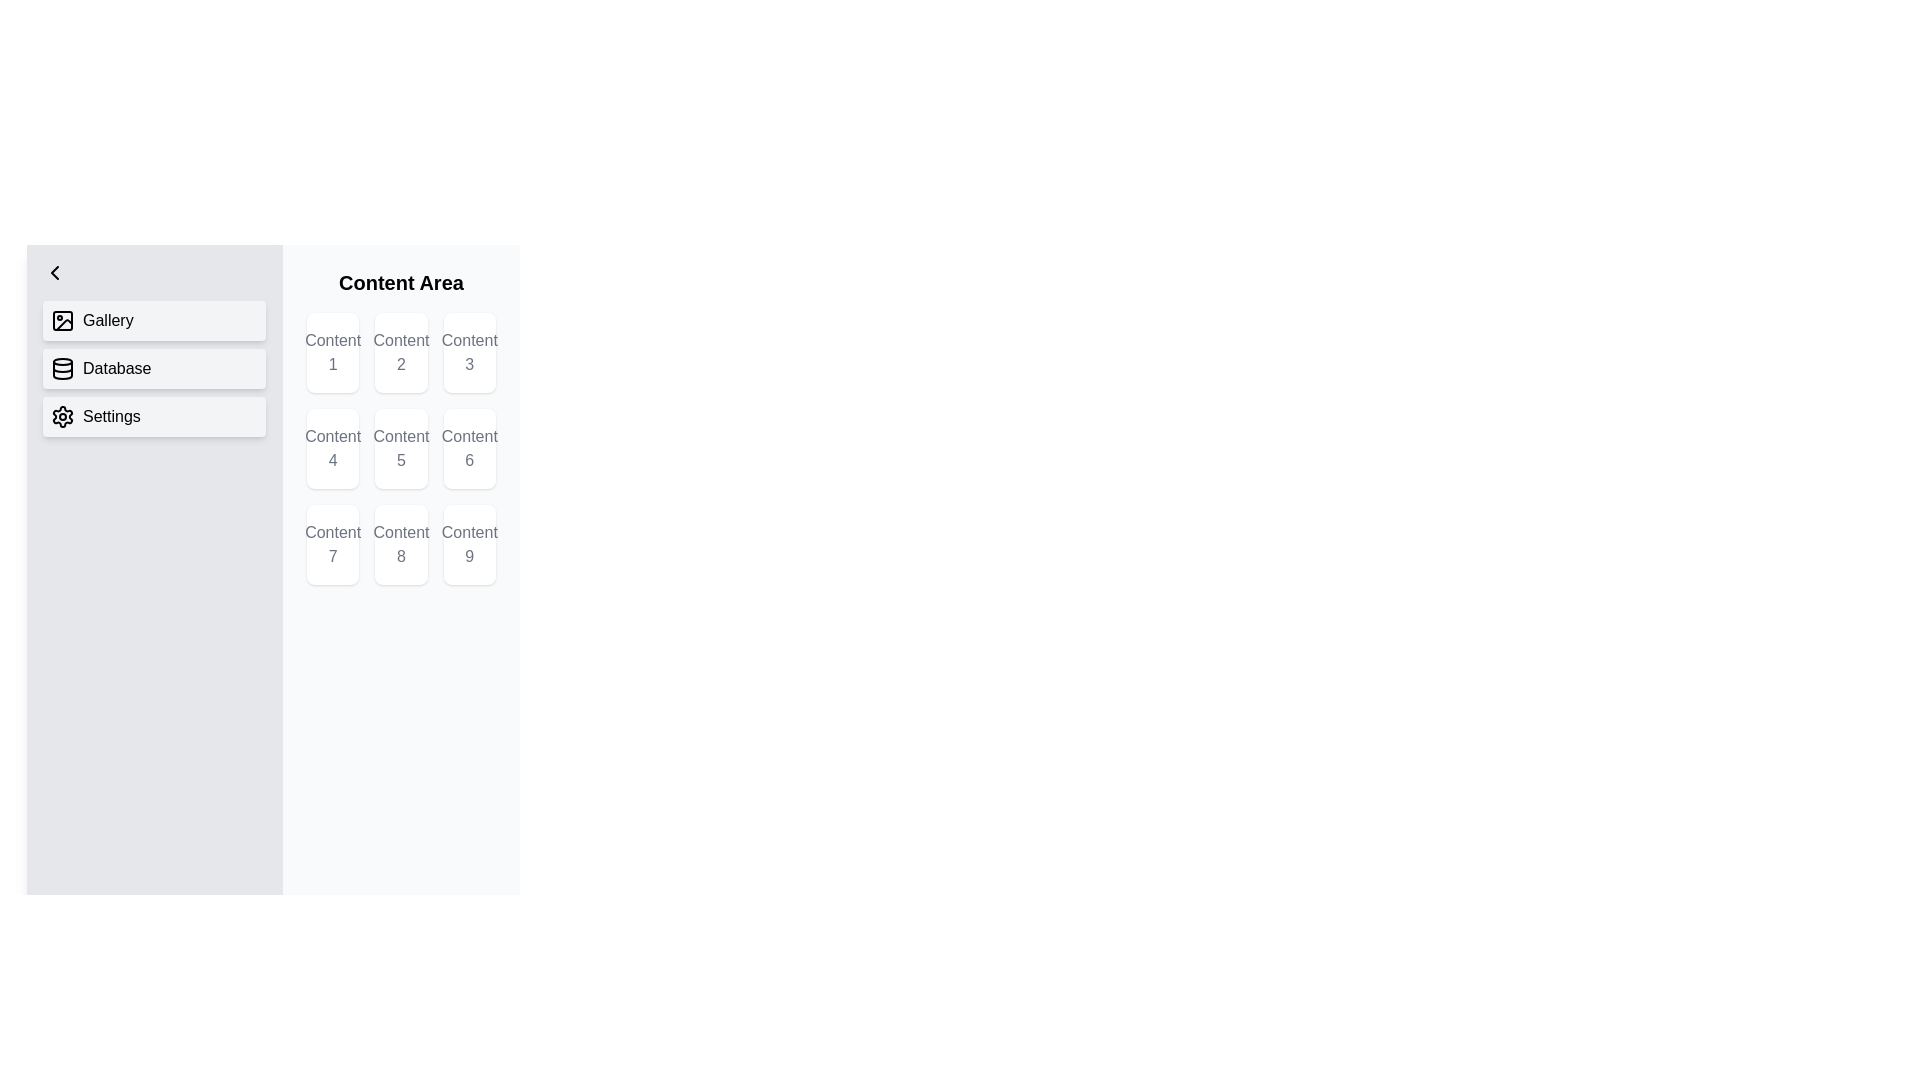 The height and width of the screenshot is (1080, 1920). What do you see at coordinates (62, 319) in the screenshot?
I see `the innermost rectangular shape with rounded corners located within the icon depicting an image, situated next to the 'Gallery' text in the side navigation menu` at bounding box center [62, 319].